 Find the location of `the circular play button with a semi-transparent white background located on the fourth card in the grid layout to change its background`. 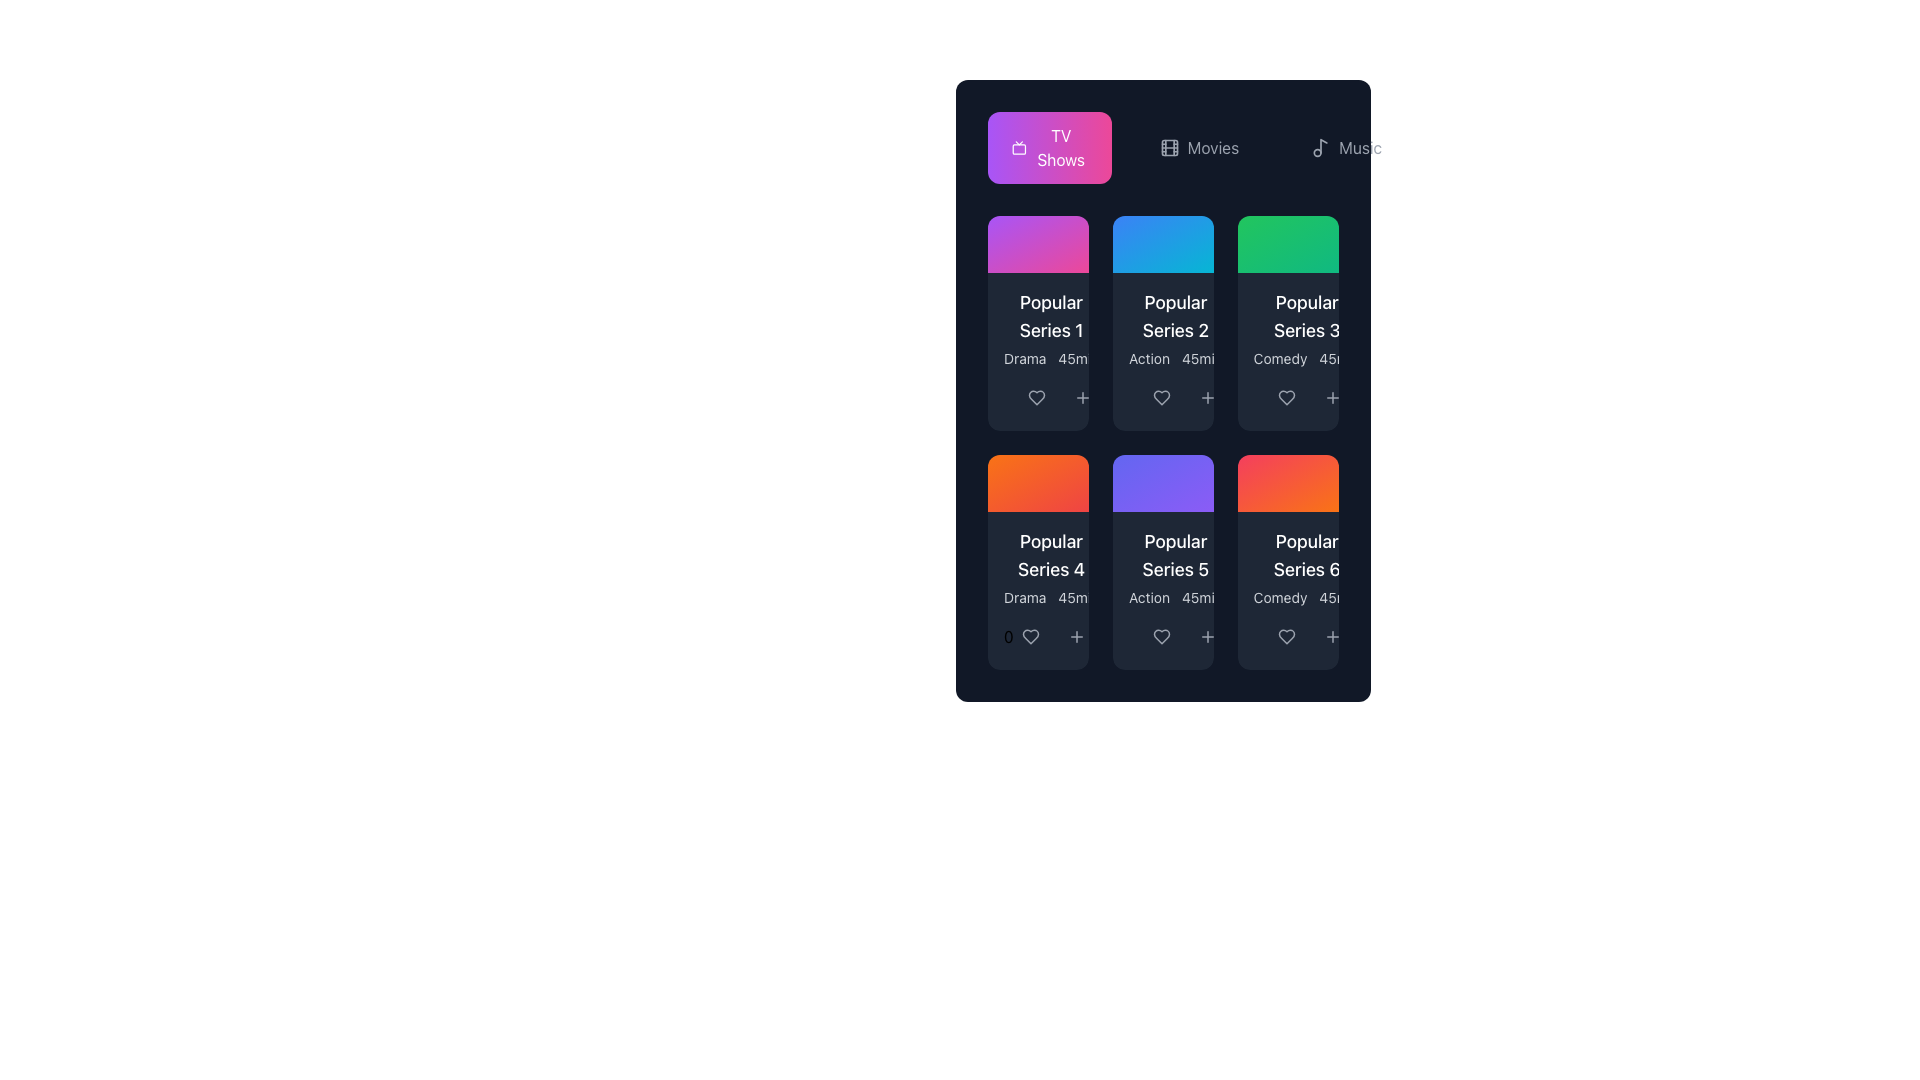

the circular play button with a semi-transparent white background located on the fourth card in the grid layout to change its background is located at coordinates (1038, 483).